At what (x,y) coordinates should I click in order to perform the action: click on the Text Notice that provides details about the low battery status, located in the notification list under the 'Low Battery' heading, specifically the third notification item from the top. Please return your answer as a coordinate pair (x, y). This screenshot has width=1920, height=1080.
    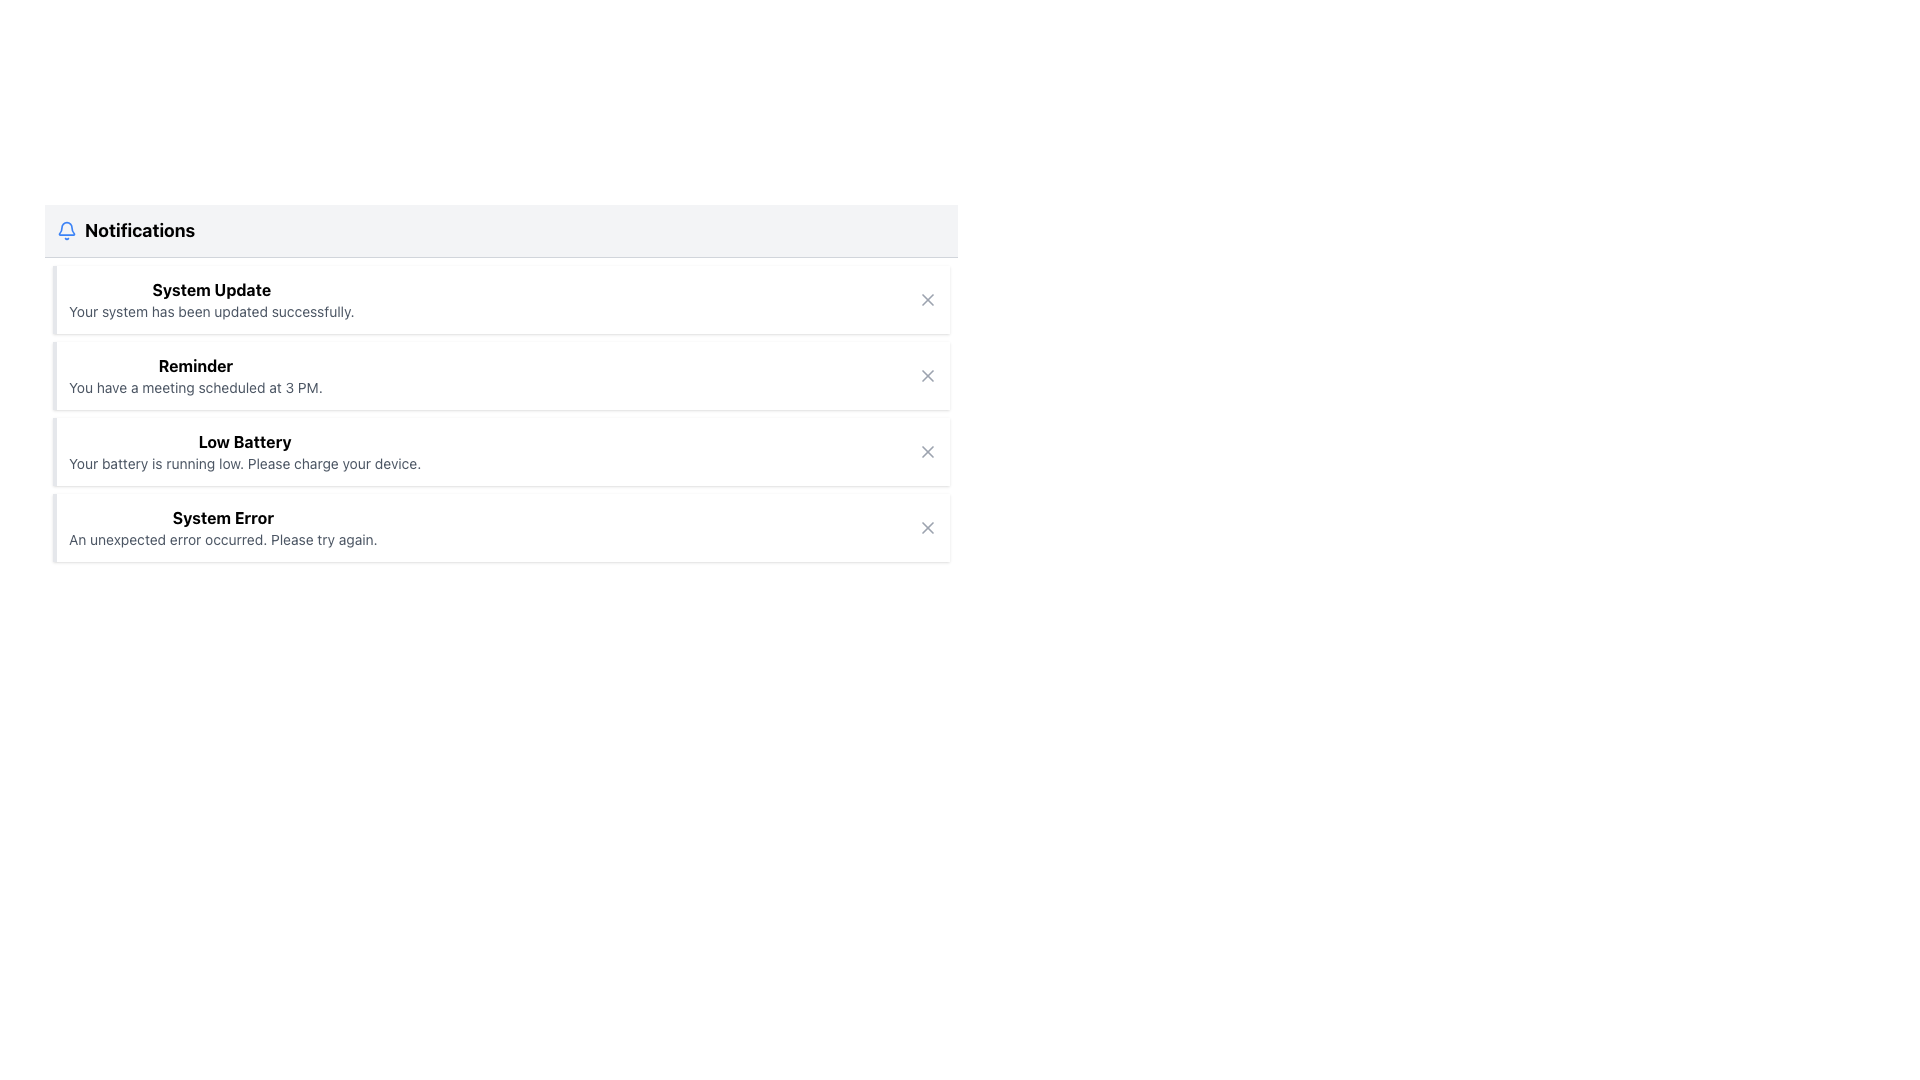
    Looking at the image, I should click on (244, 463).